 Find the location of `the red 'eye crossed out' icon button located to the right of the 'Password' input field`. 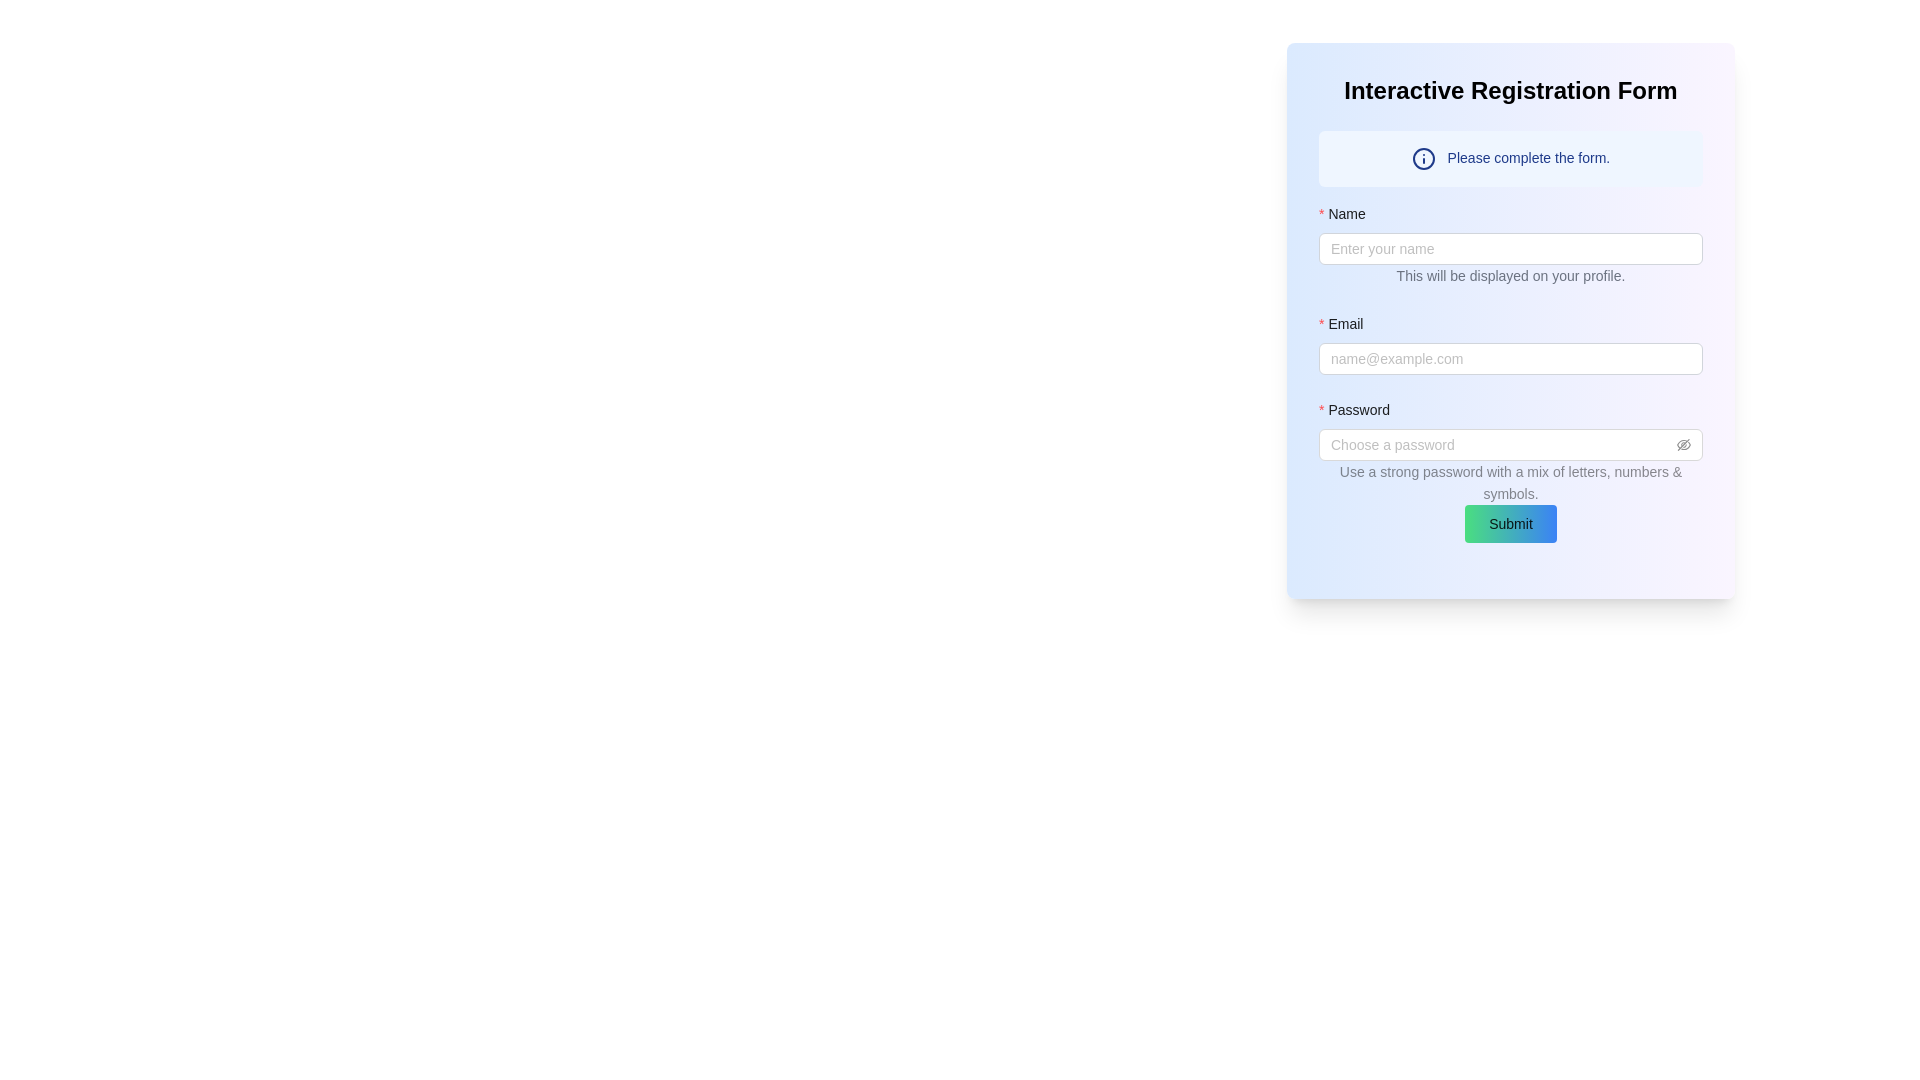

the red 'eye crossed out' icon button located to the right of the 'Password' input field is located at coordinates (1683, 443).